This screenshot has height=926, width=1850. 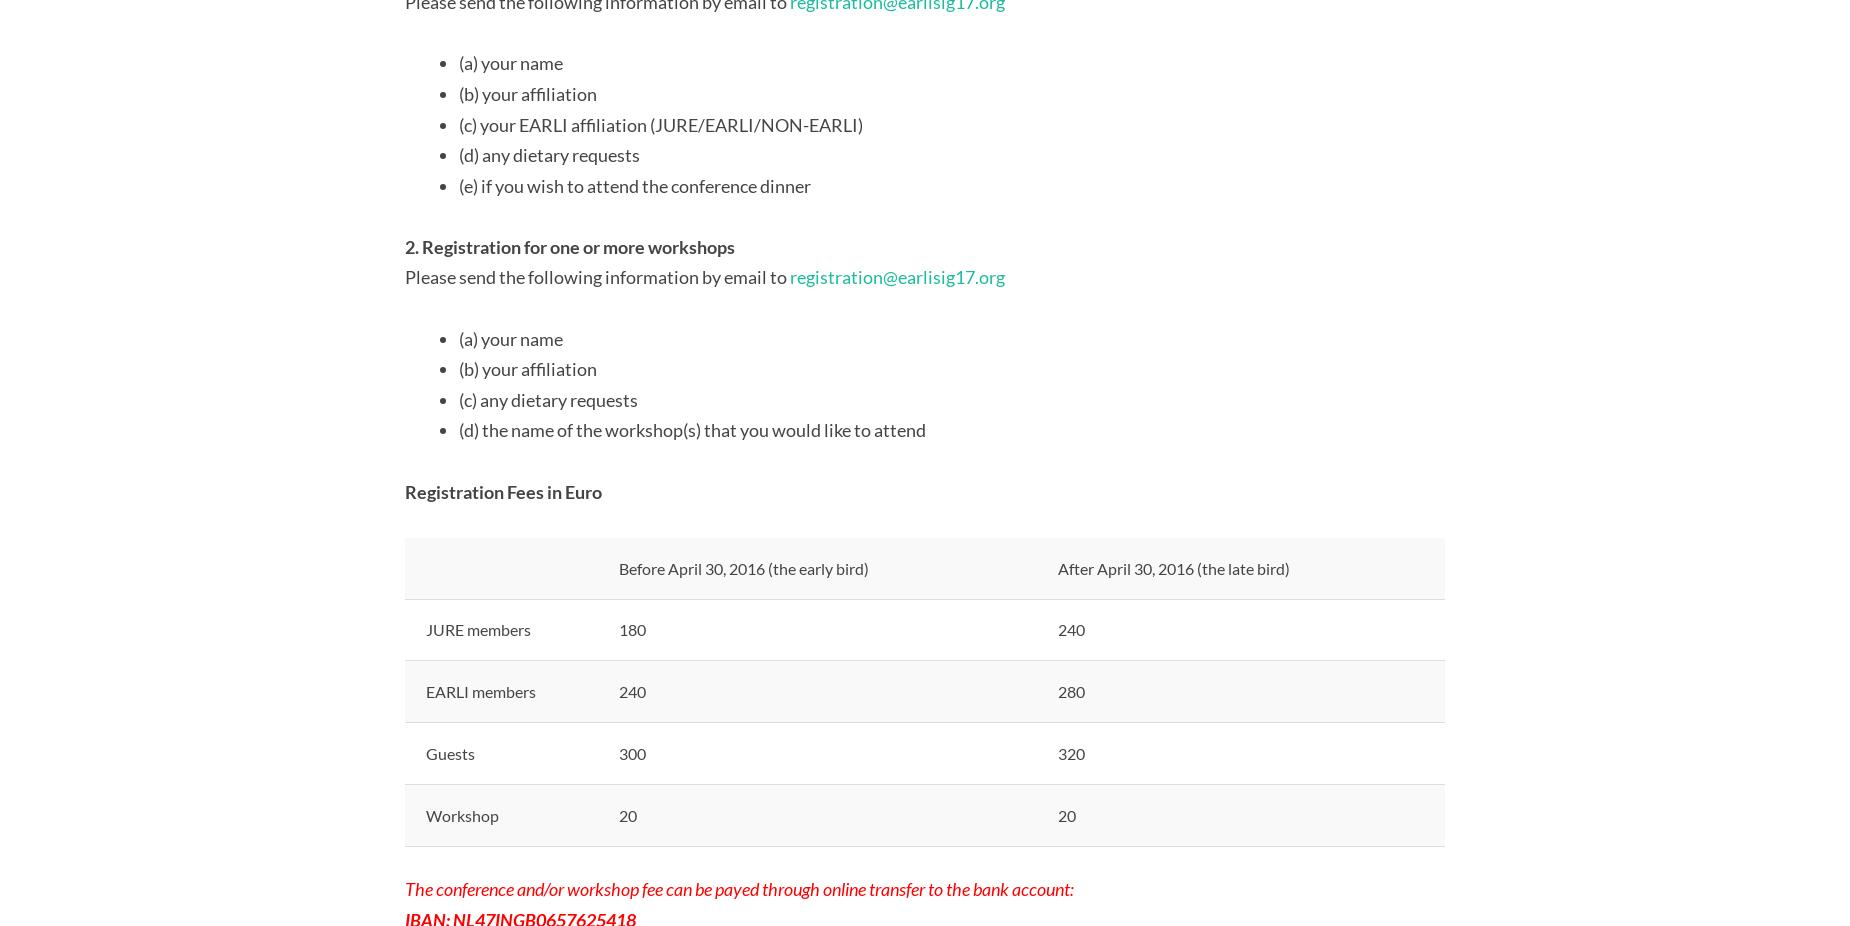 I want to click on '(c) any dietary requests', so click(x=548, y=399).